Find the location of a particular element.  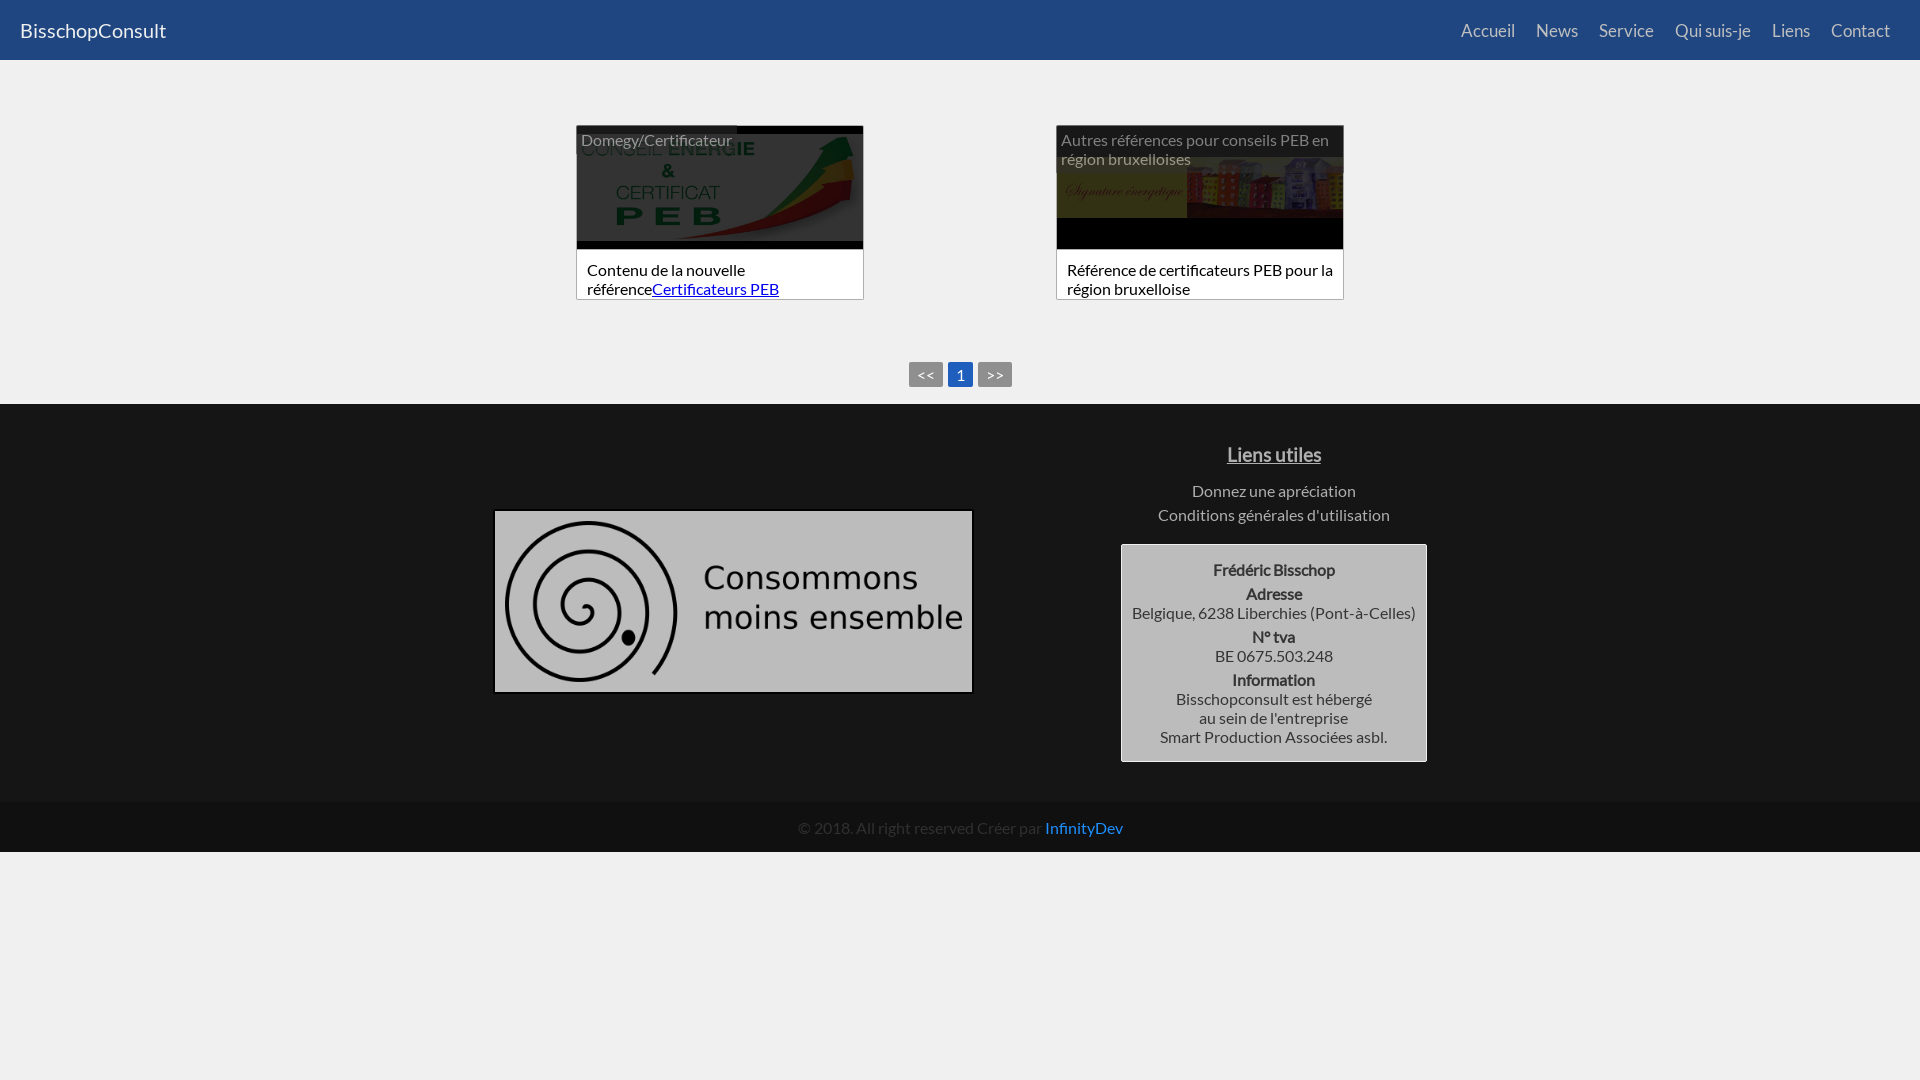

'Certificateurs PEB' is located at coordinates (652, 288).